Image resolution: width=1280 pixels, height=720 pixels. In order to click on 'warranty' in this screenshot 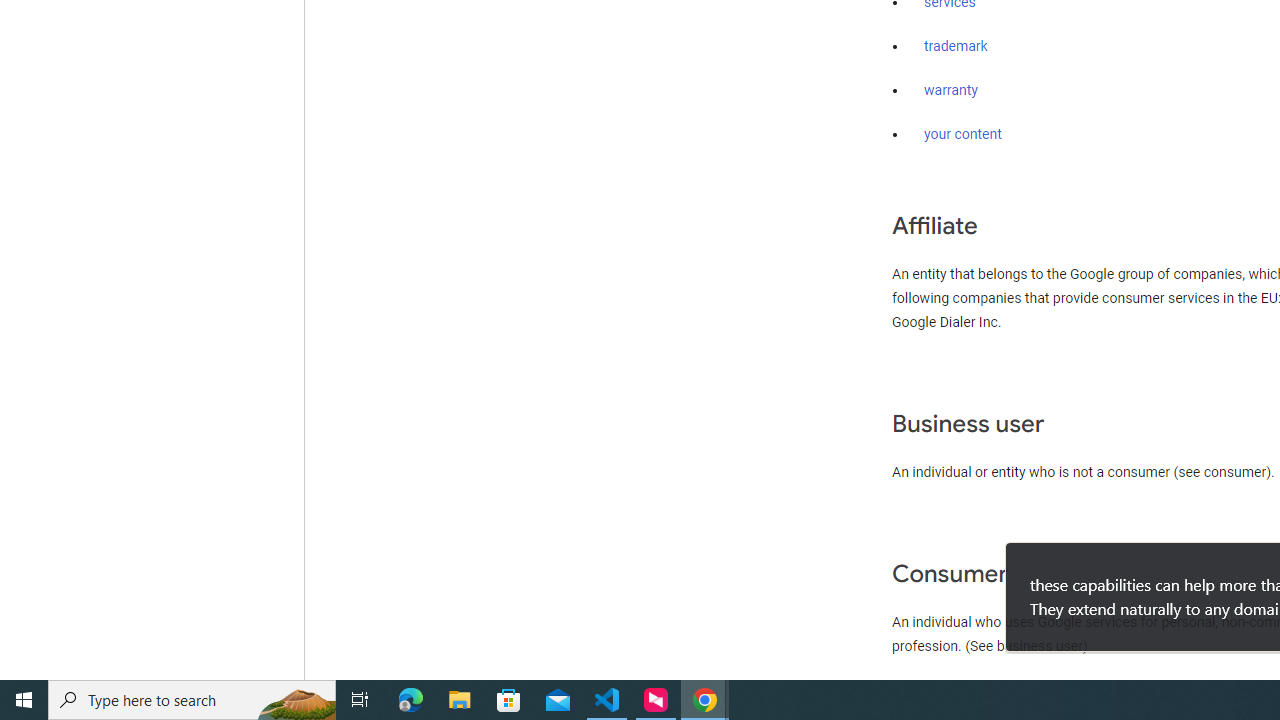, I will do `click(950, 91)`.